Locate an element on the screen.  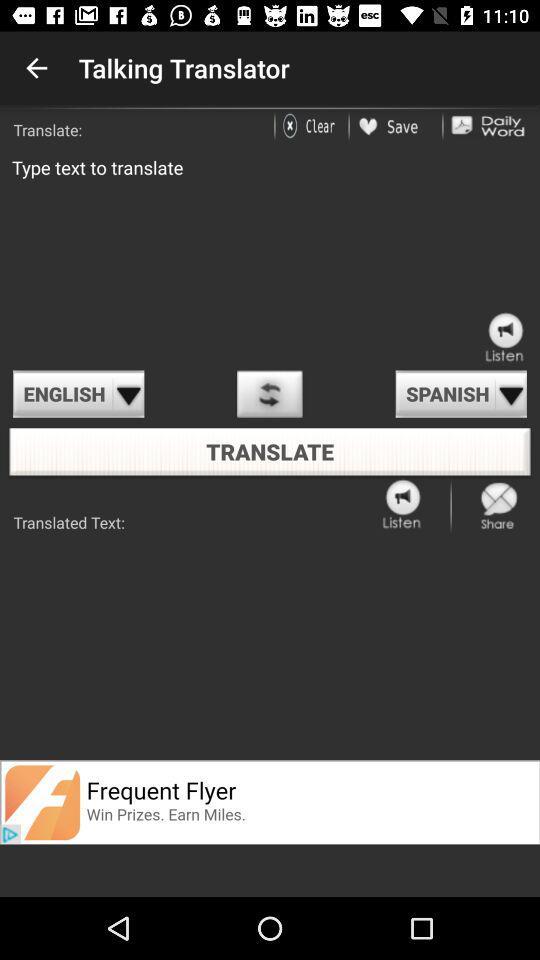
the article is located at coordinates (395, 125).